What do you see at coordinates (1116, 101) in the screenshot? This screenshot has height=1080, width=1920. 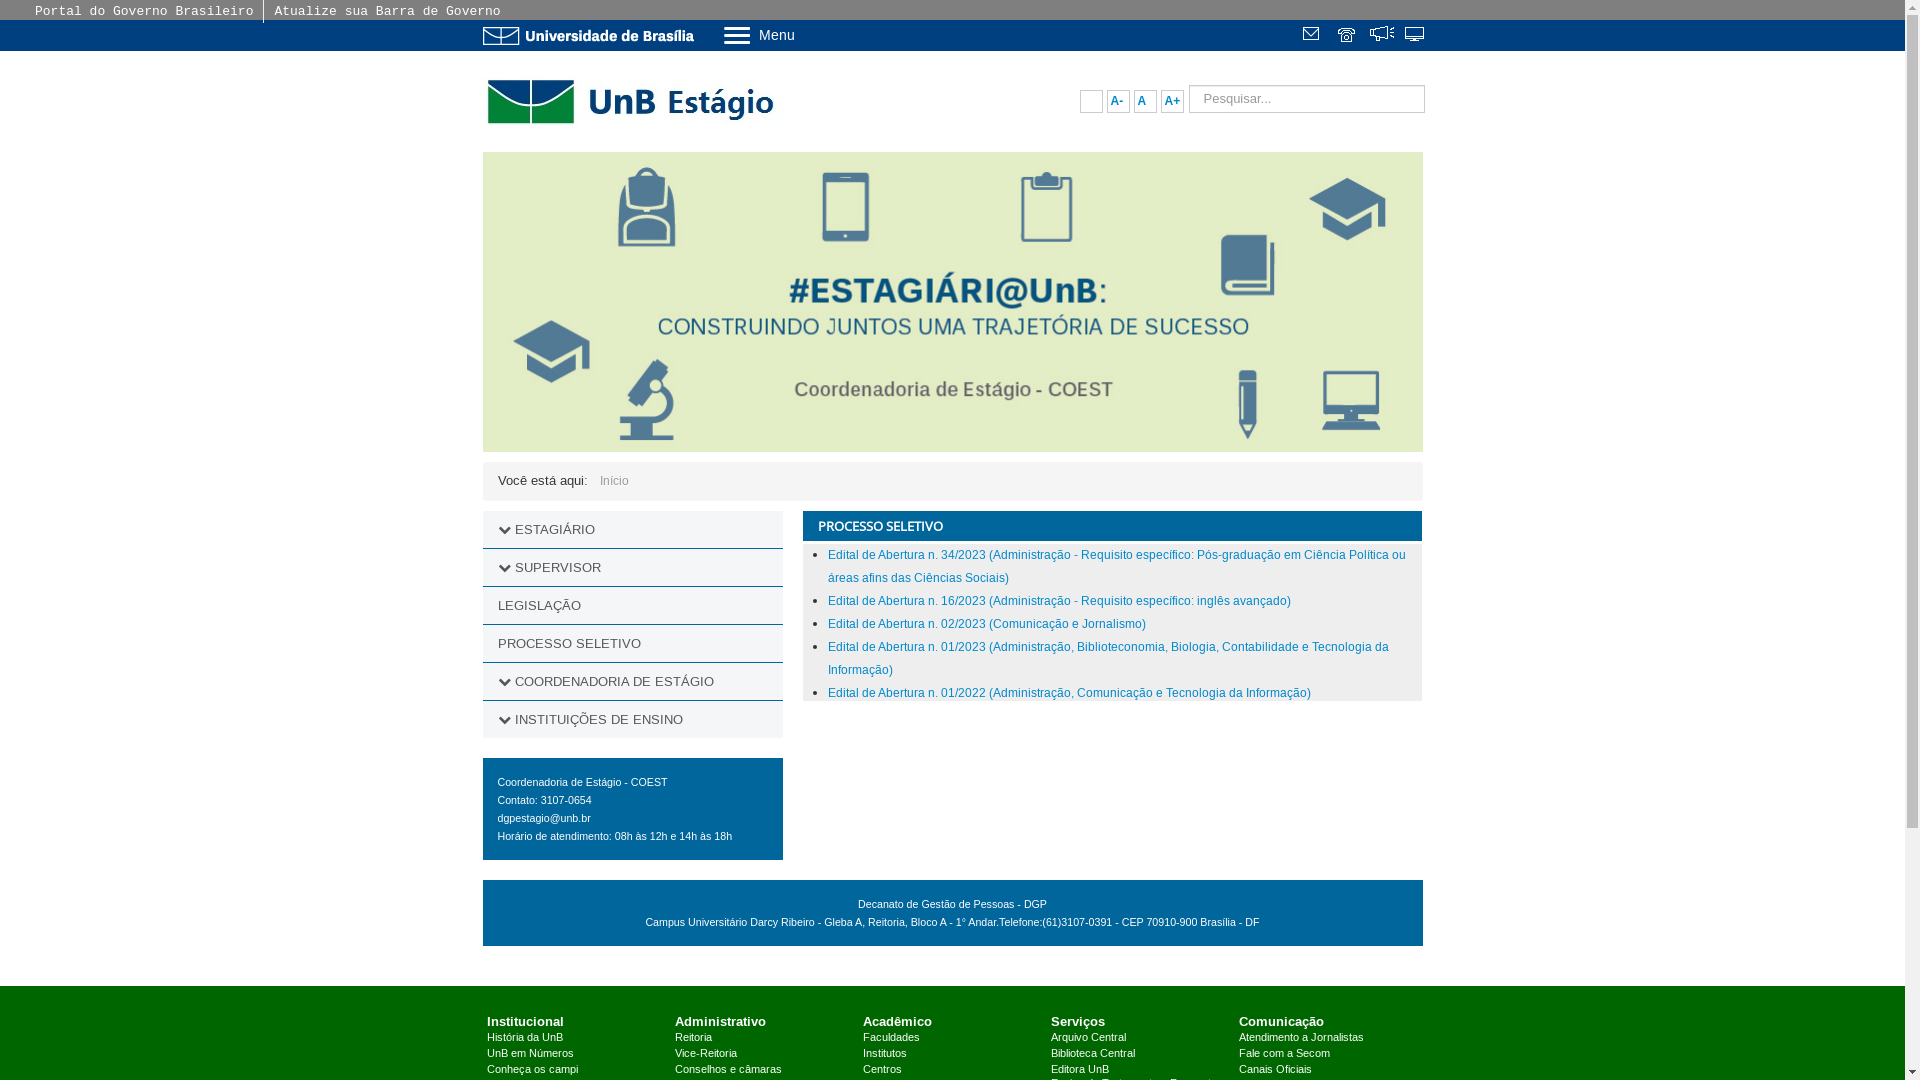 I see `'A-'` at bounding box center [1116, 101].